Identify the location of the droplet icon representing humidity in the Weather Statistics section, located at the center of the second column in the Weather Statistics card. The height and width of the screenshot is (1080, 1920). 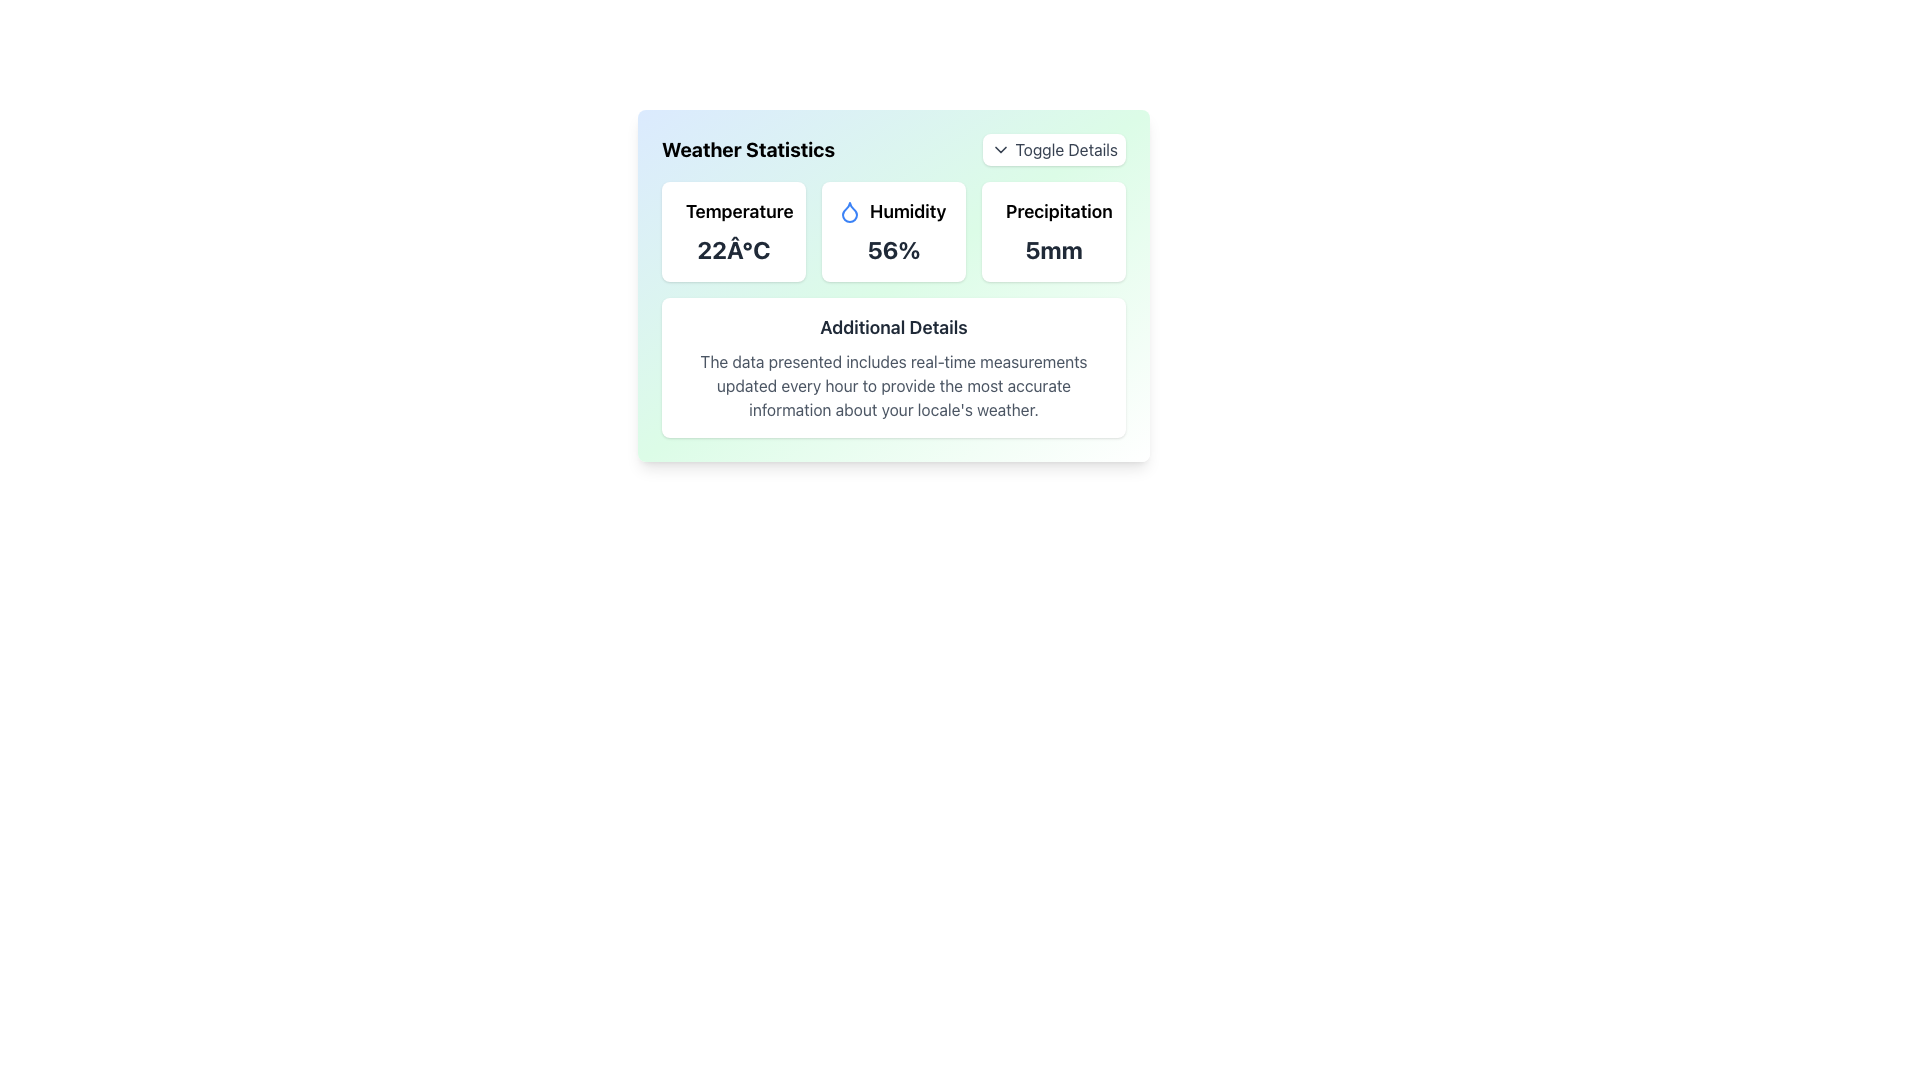
(849, 212).